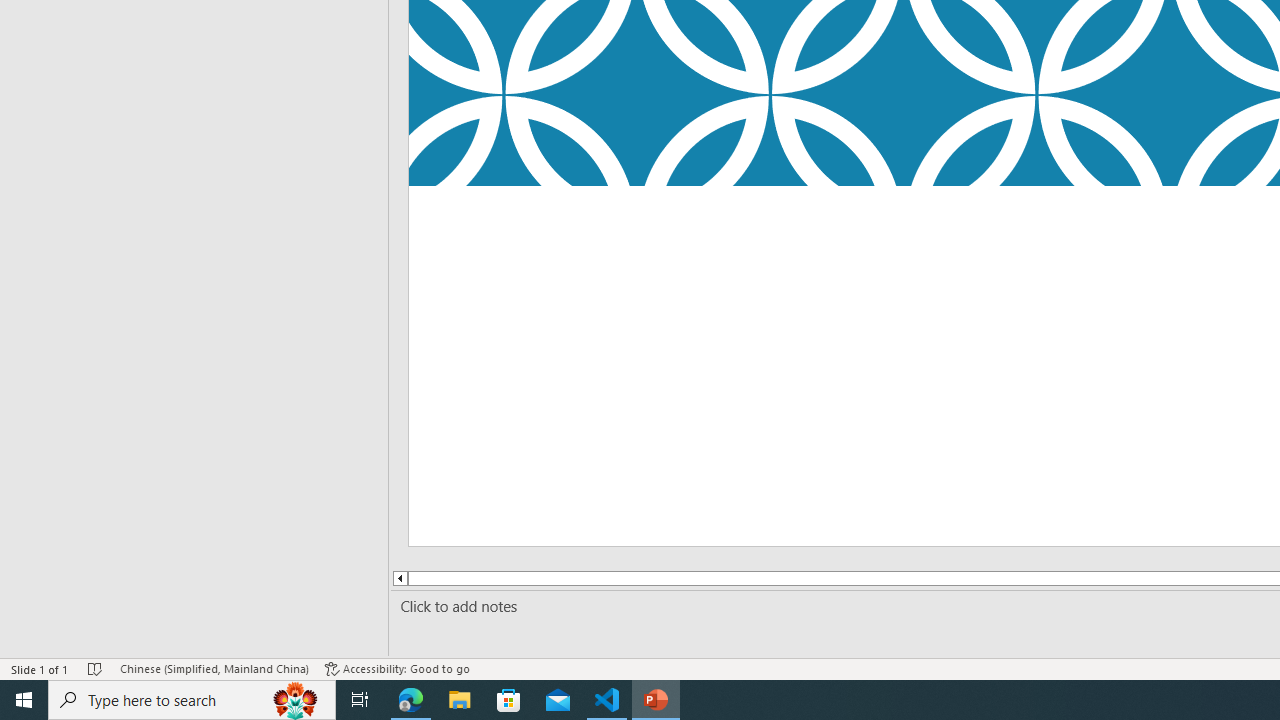 This screenshot has height=720, width=1280. Describe the element at coordinates (397, 669) in the screenshot. I see `'Accessibility Checker Accessibility: Good to go'` at that location.